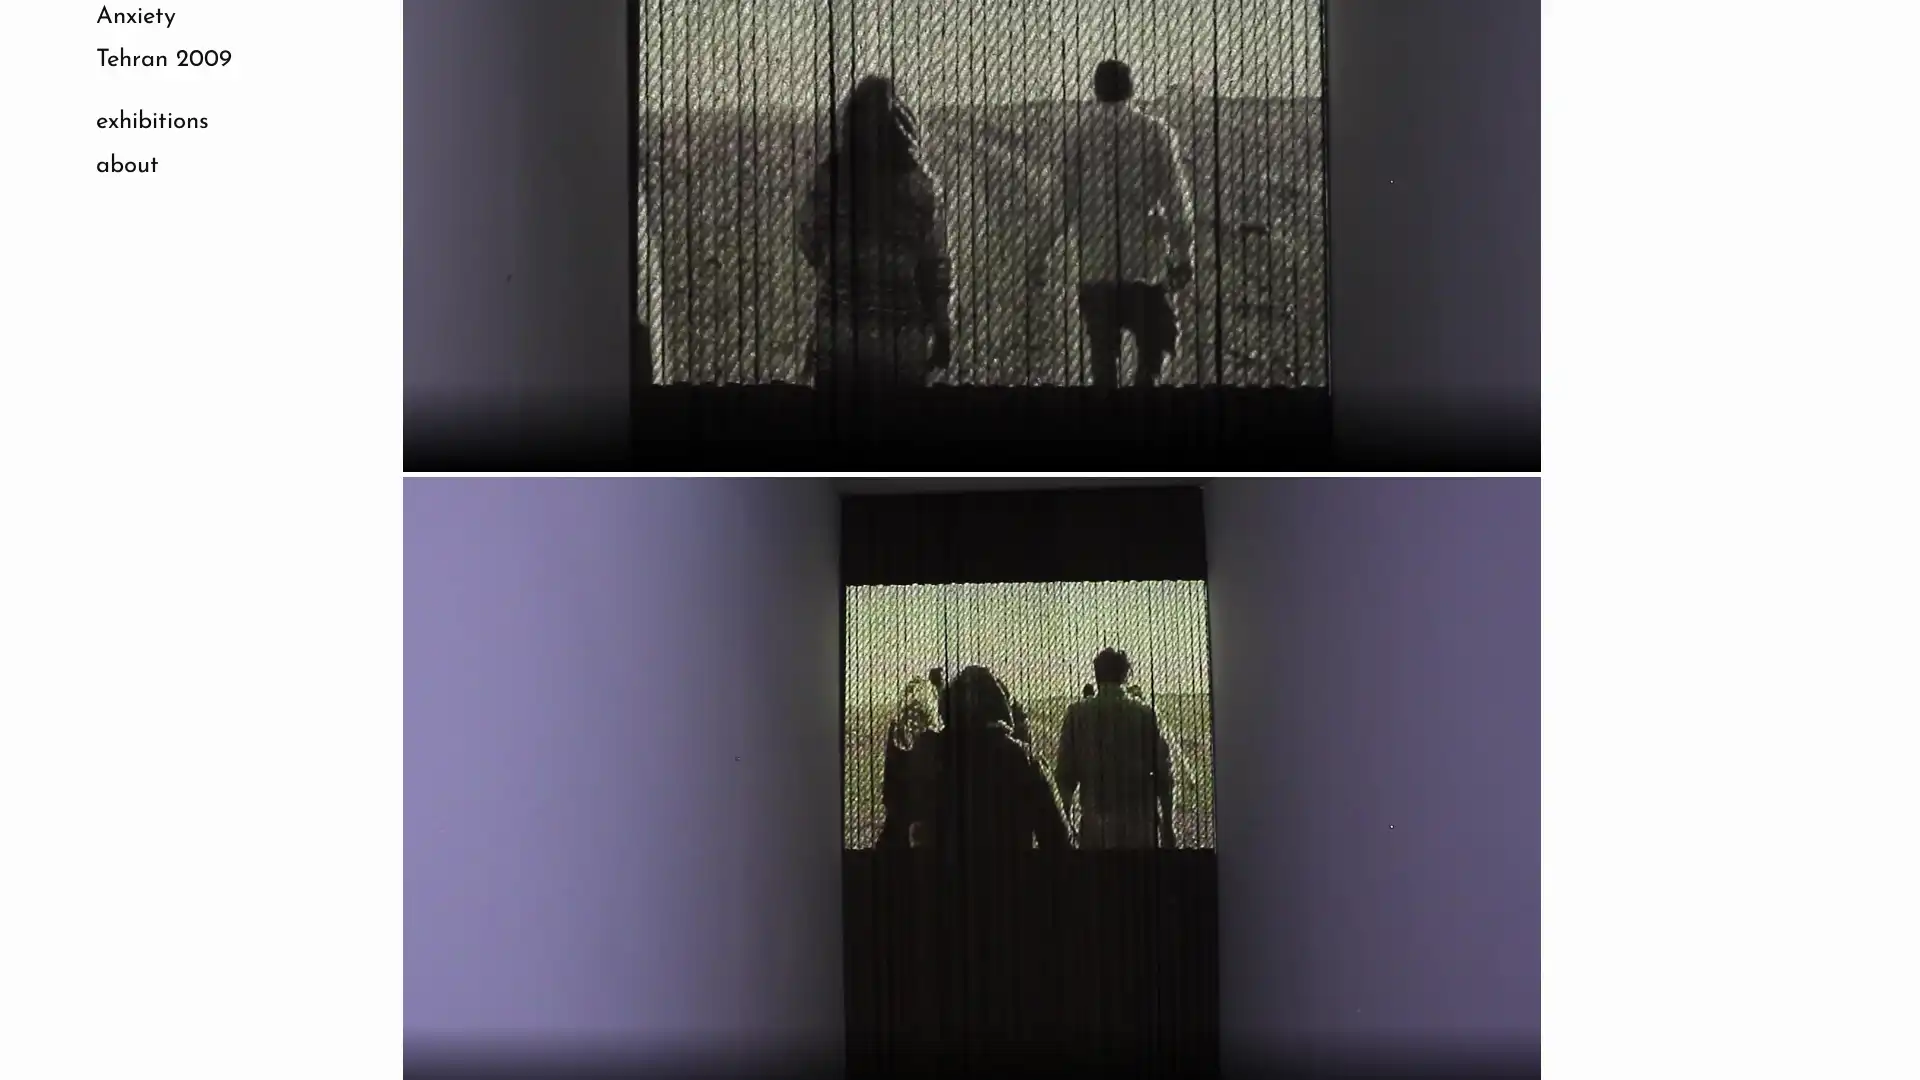 This screenshot has width=1920, height=1080. I want to click on enter full screen, so click(1468, 422).